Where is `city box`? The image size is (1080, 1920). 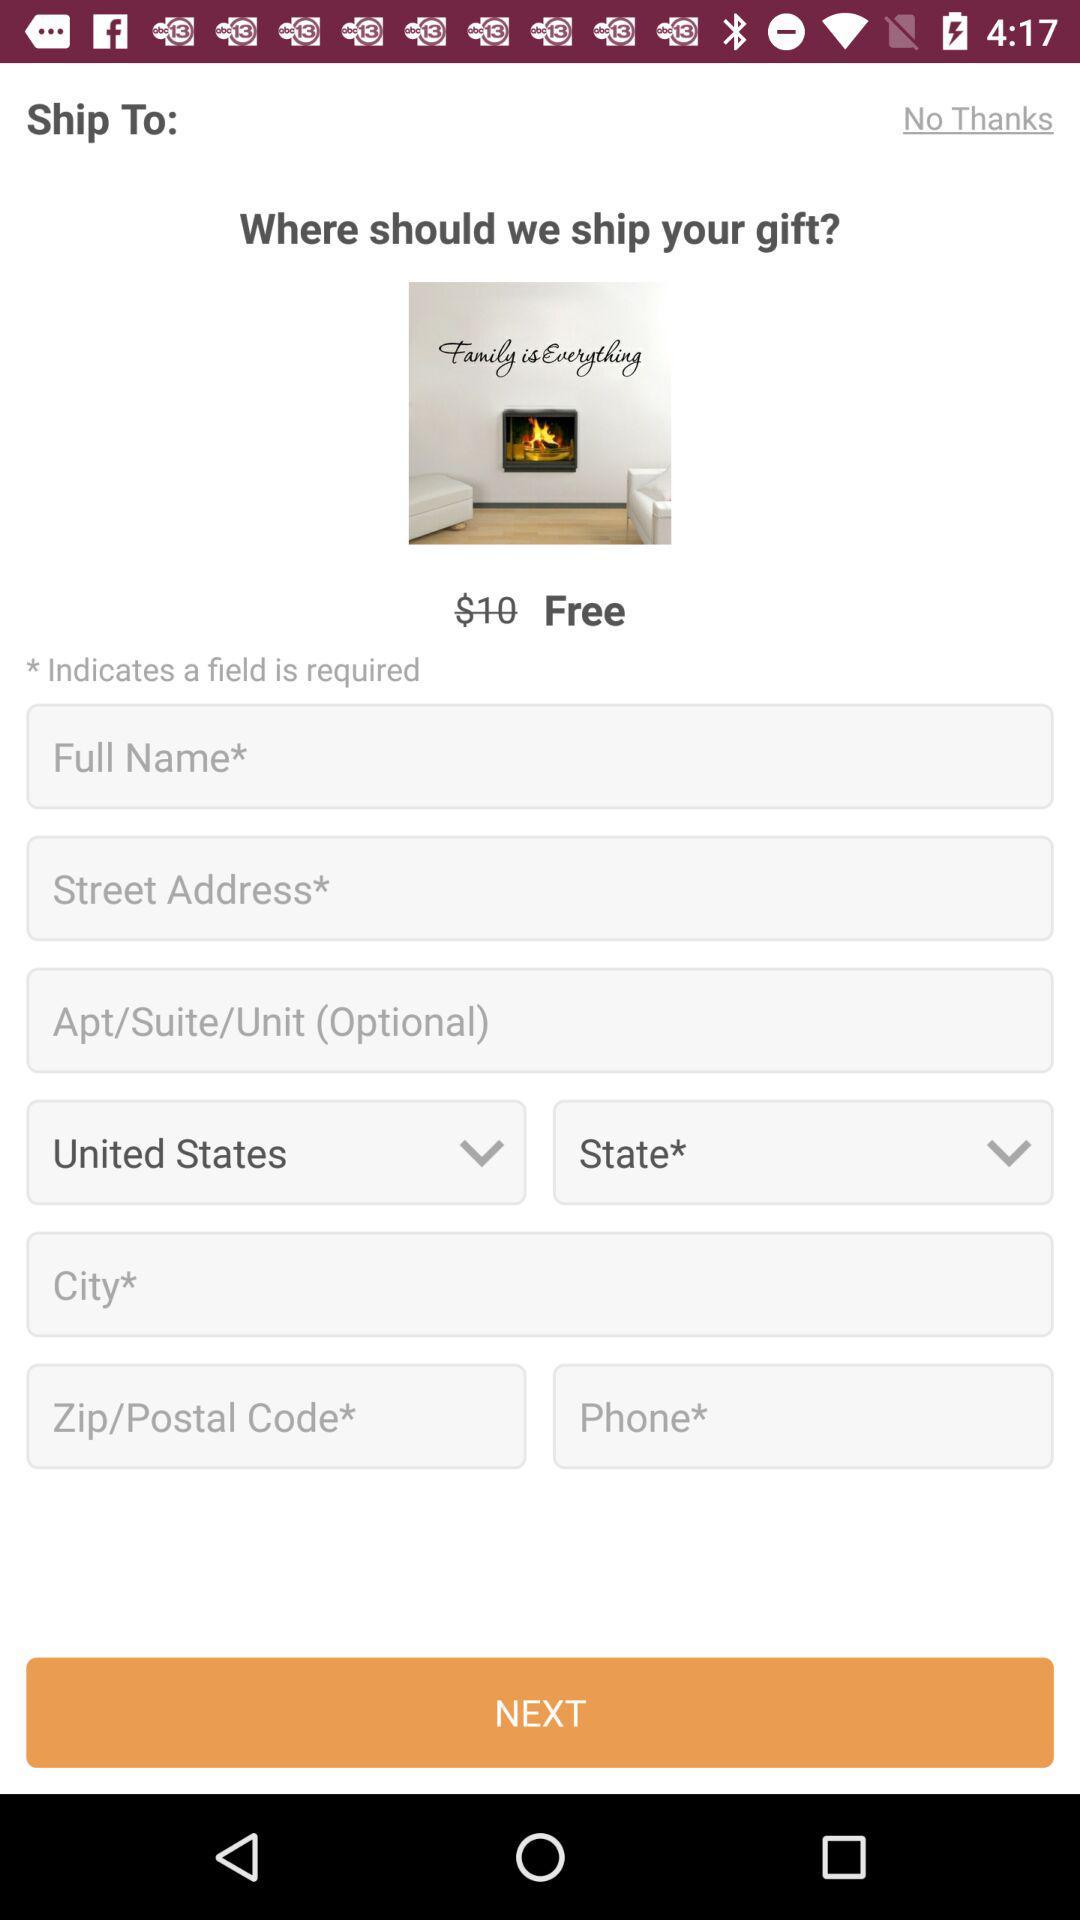 city box is located at coordinates (540, 1284).